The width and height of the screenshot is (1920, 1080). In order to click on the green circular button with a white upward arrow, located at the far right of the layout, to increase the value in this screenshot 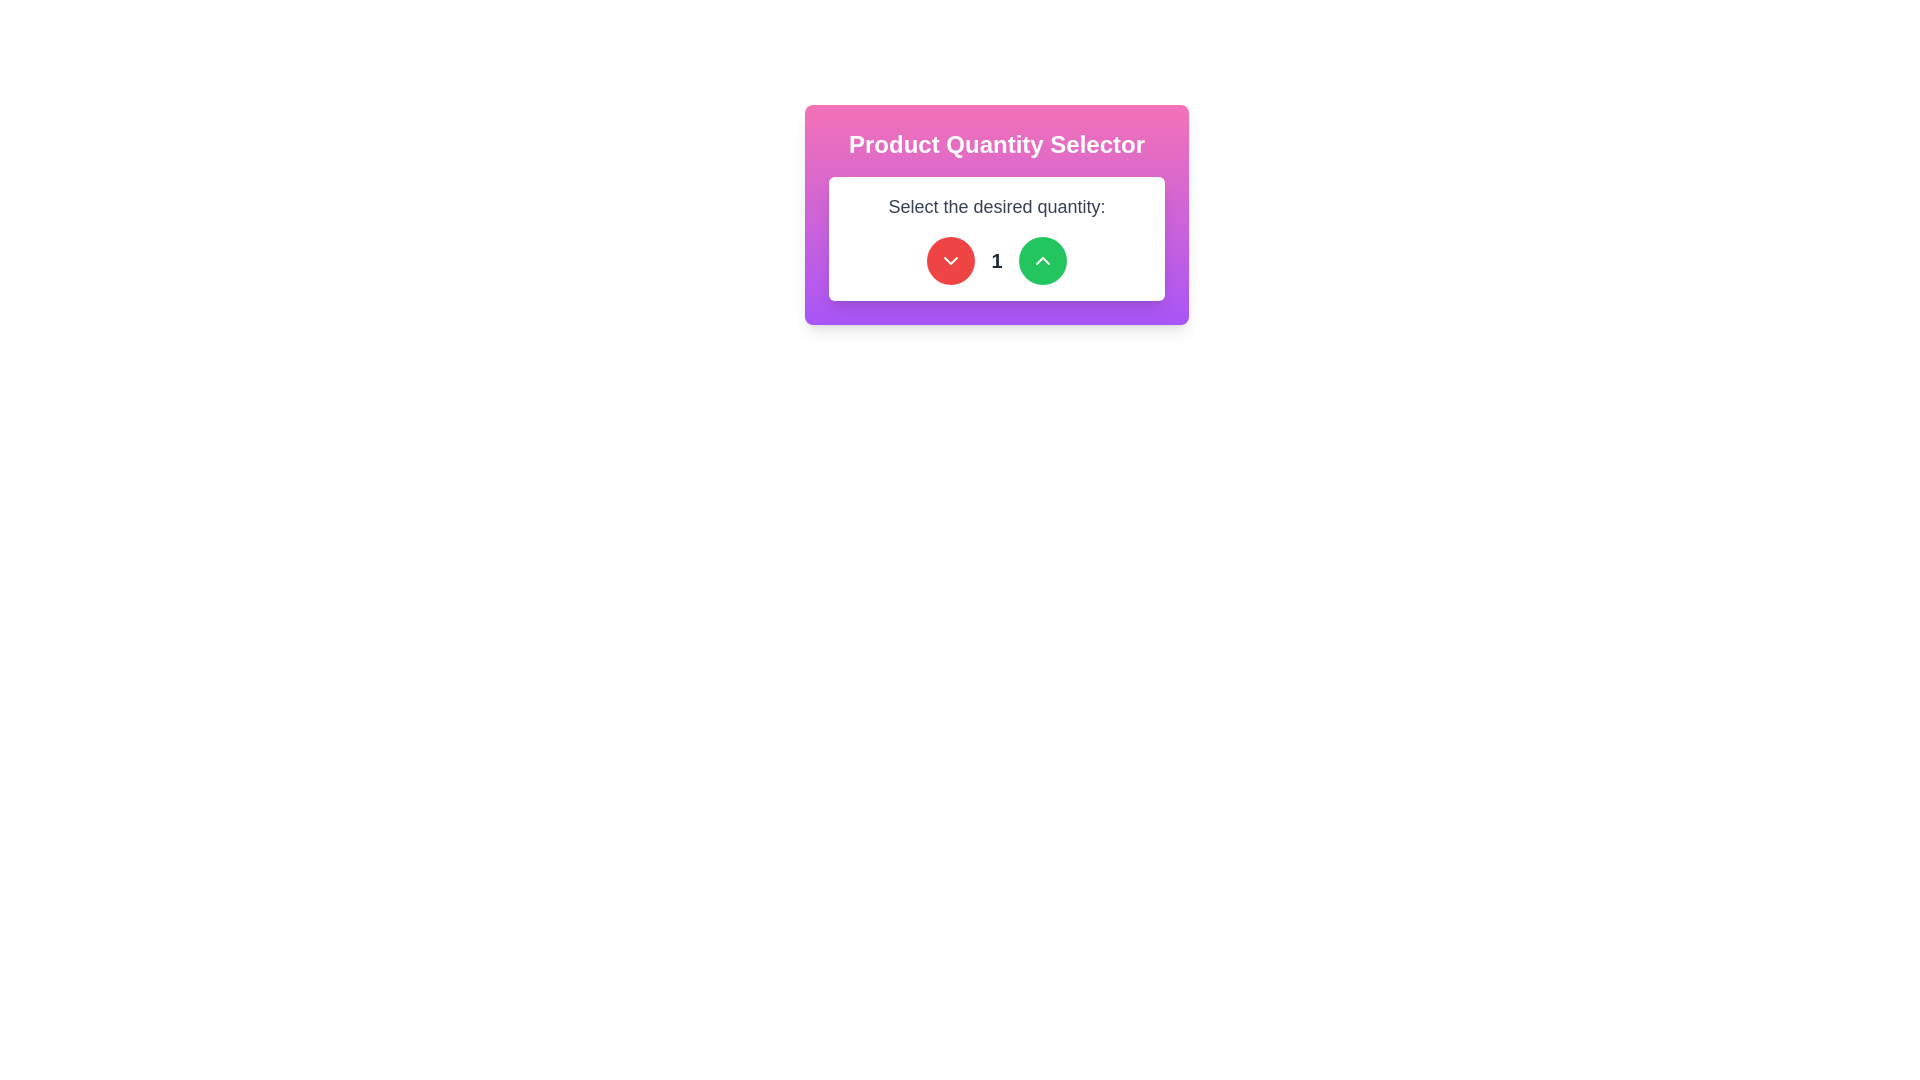, I will do `click(1041, 260)`.